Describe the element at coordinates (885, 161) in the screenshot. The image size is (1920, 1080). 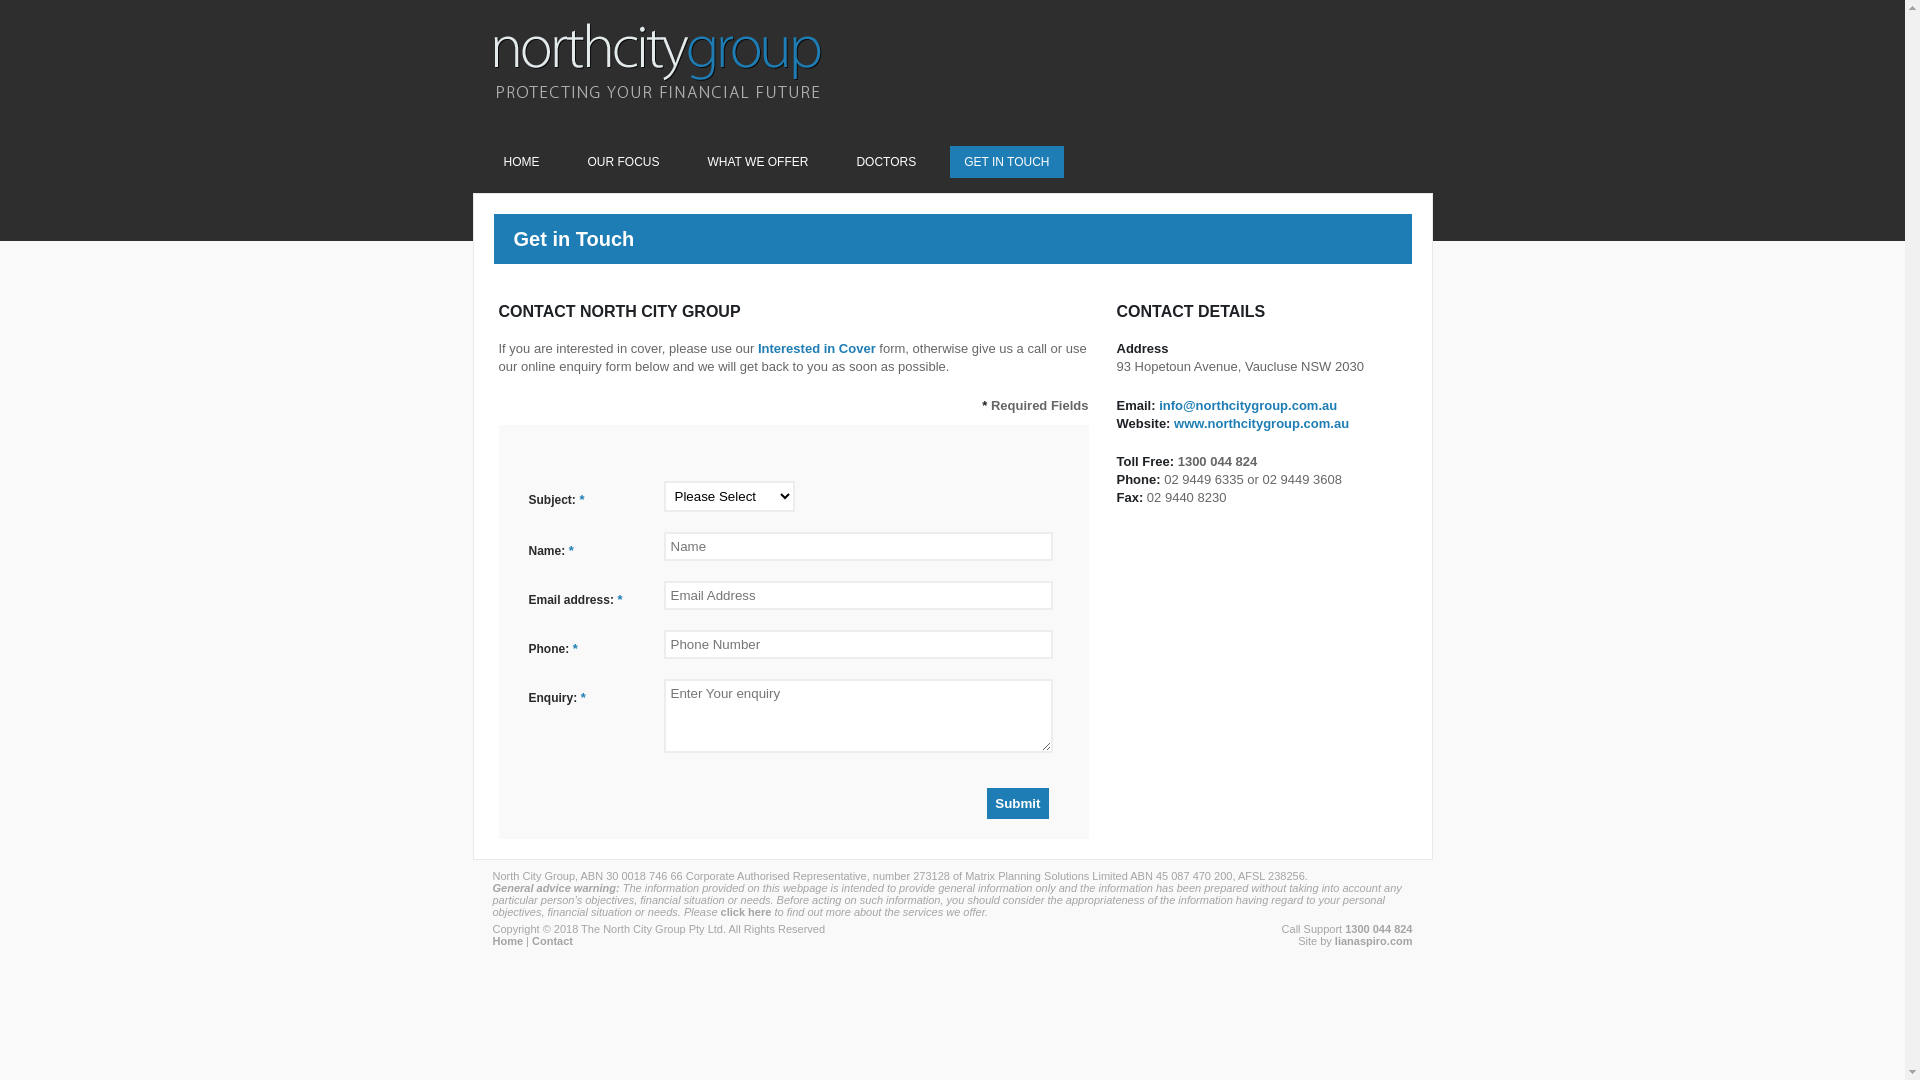
I see `'DOCTORS'` at that location.